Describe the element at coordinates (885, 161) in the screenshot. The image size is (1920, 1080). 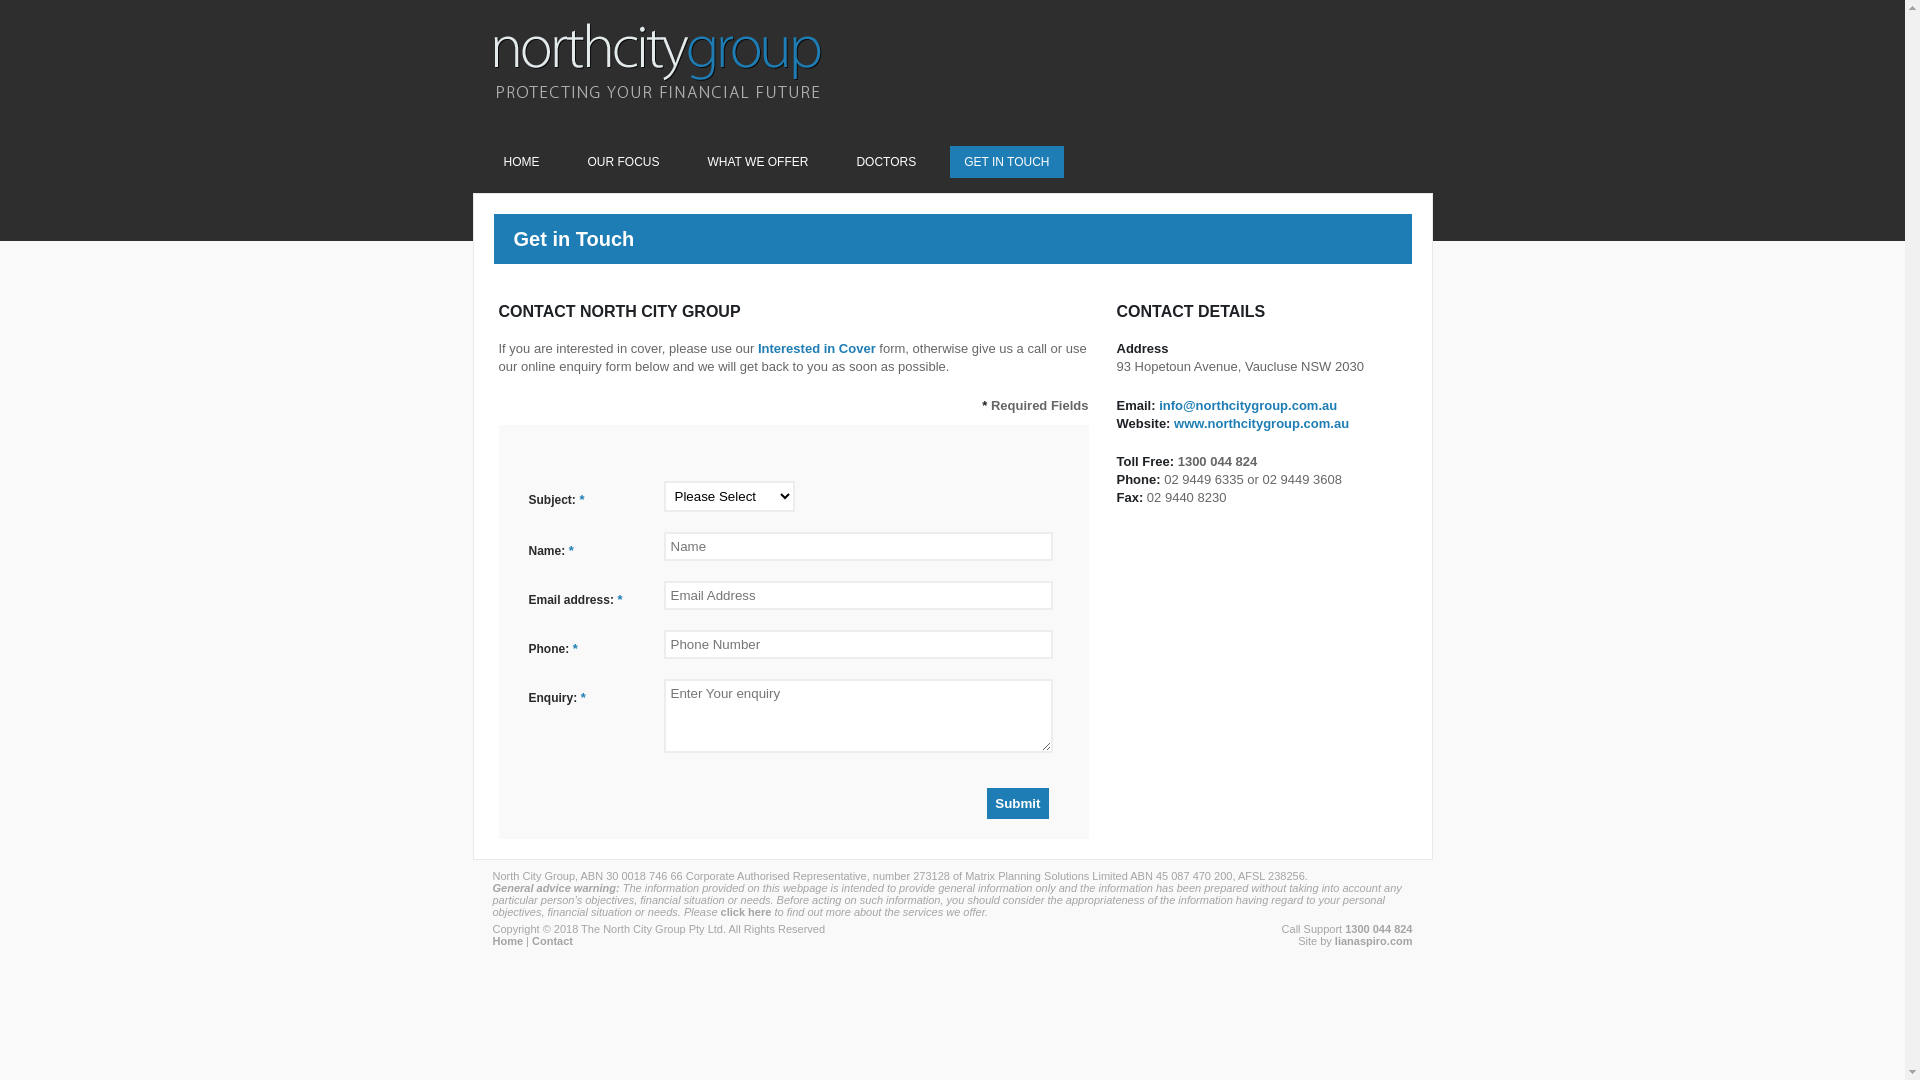
I see `'DOCTORS'` at that location.